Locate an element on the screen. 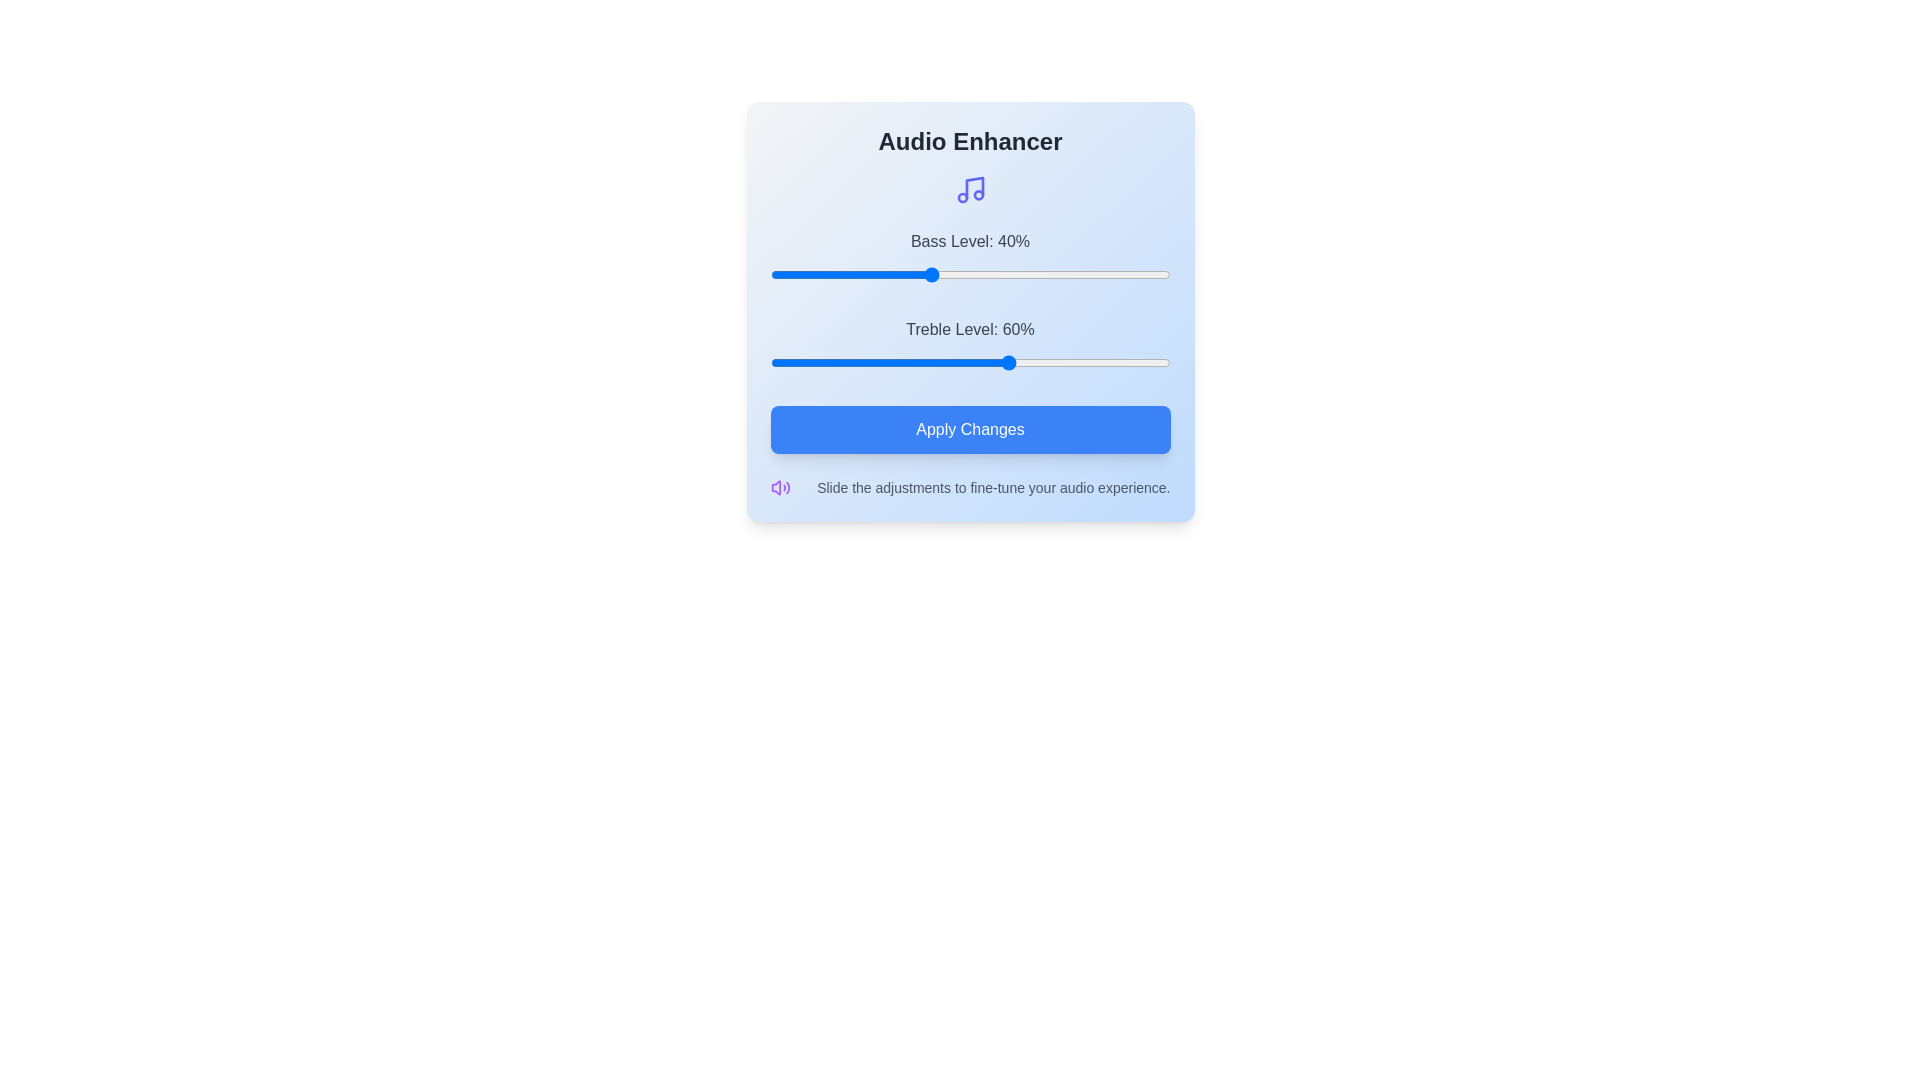  'Apply Changes' button is located at coordinates (970, 428).